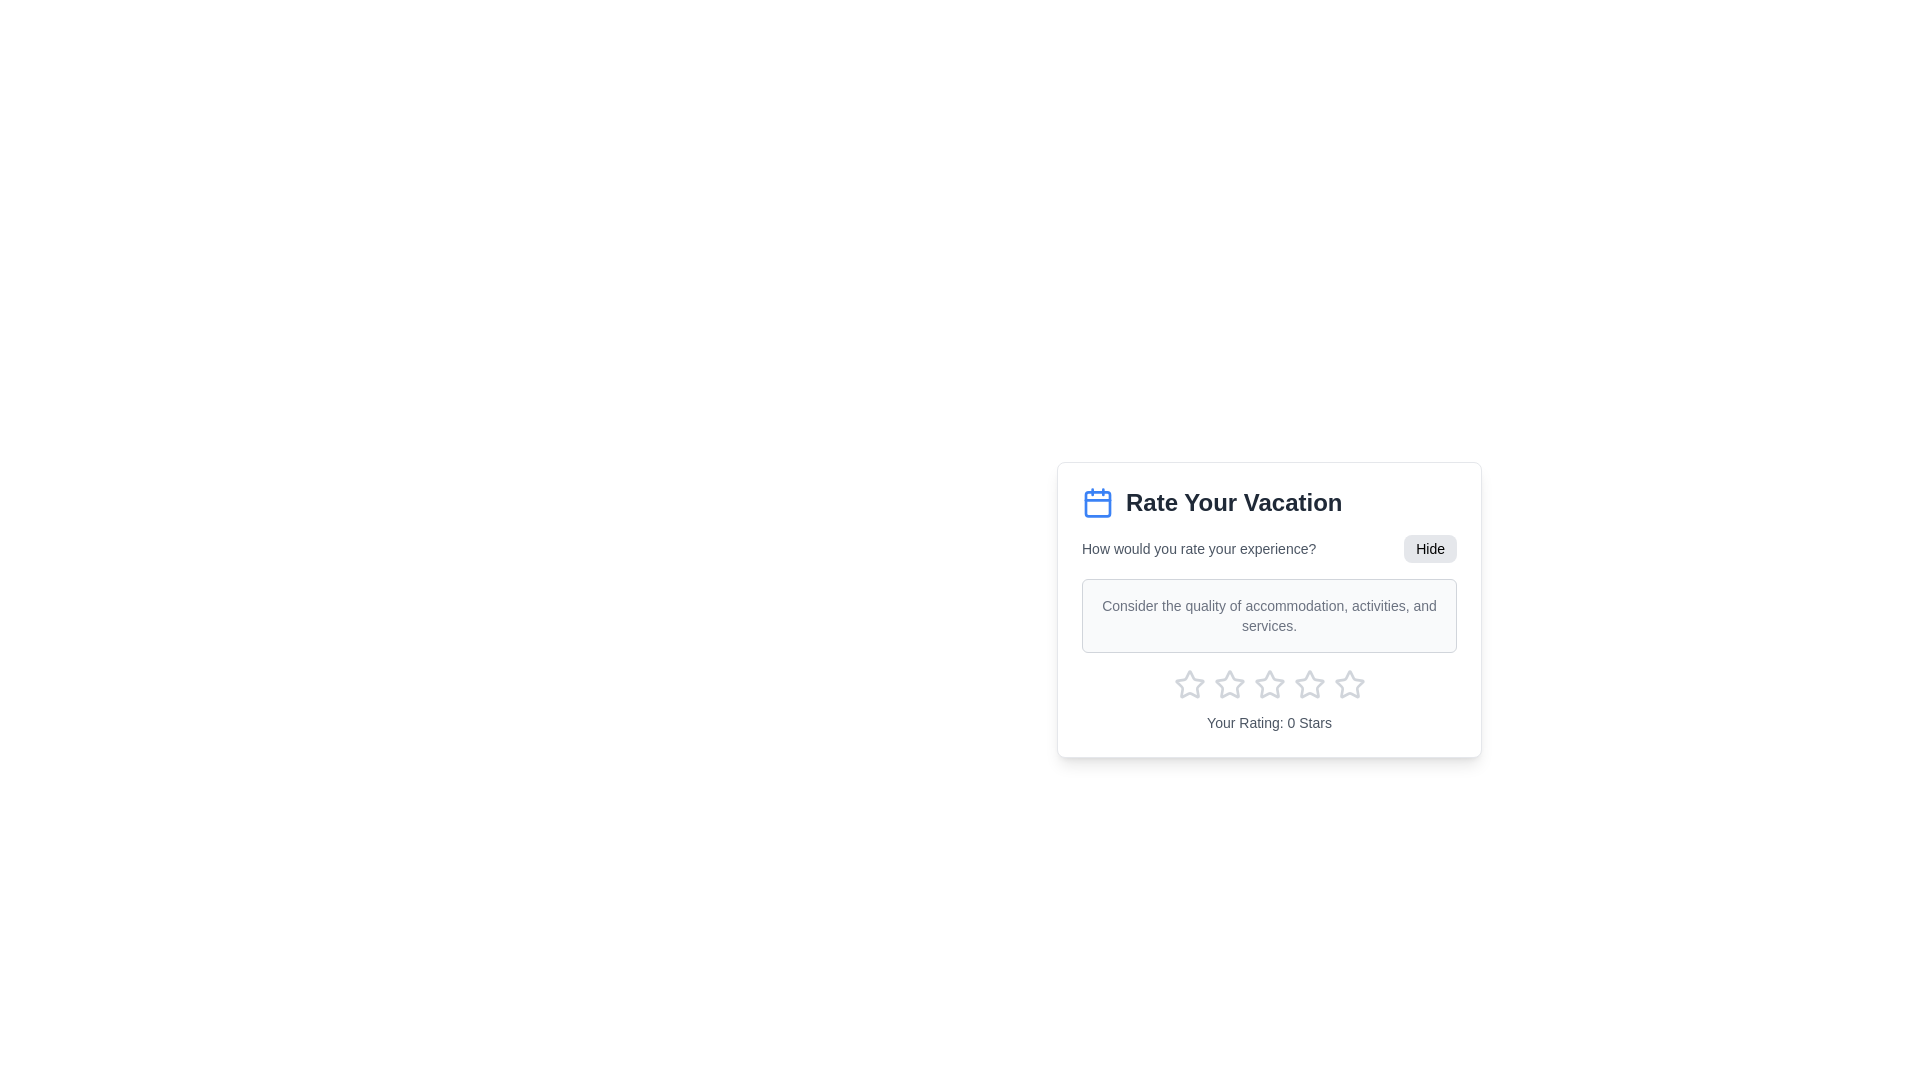 The height and width of the screenshot is (1080, 1920). Describe the element at coordinates (1233, 501) in the screenshot. I see `the bold text label that says 'Rate Your Vacation', styled with a large font size and black color, located at the top of a card layout, immediately to the right of a calendar icon` at that location.